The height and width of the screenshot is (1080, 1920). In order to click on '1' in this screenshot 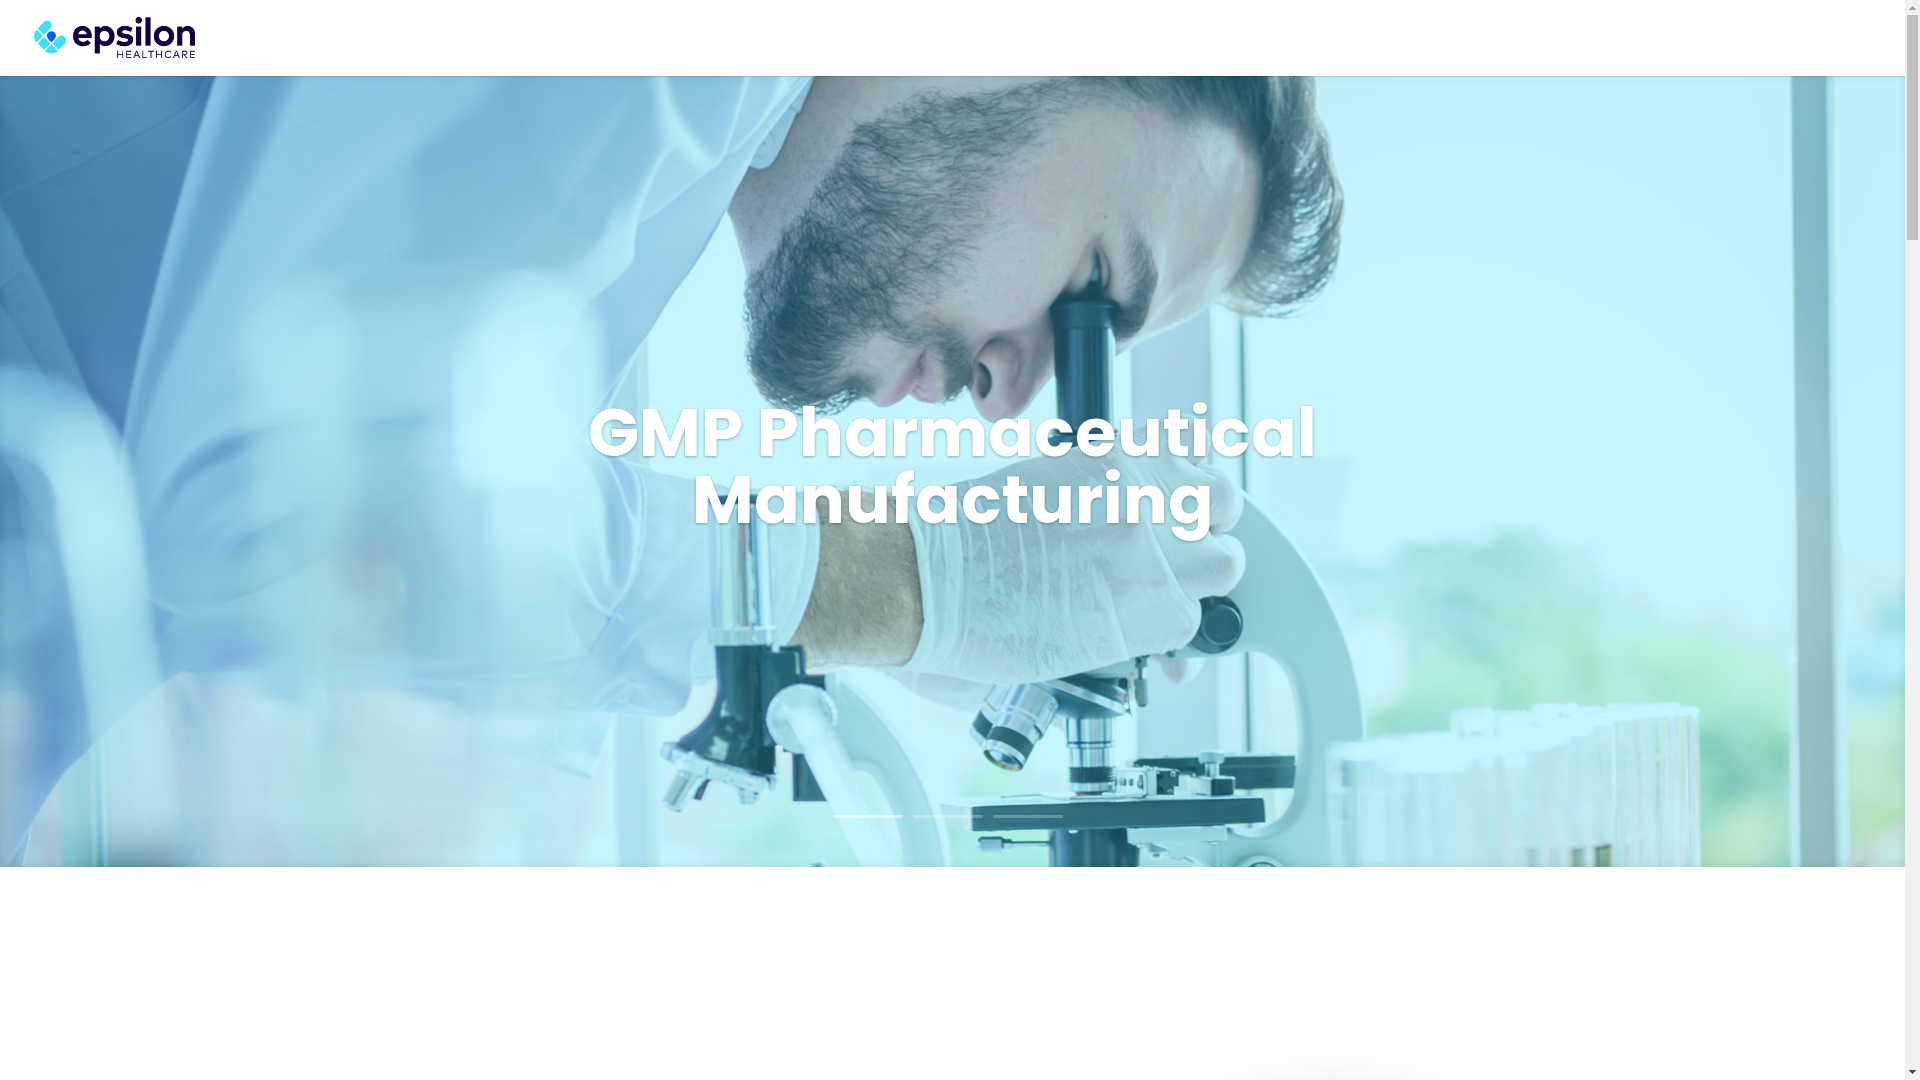, I will do `click(867, 816)`.